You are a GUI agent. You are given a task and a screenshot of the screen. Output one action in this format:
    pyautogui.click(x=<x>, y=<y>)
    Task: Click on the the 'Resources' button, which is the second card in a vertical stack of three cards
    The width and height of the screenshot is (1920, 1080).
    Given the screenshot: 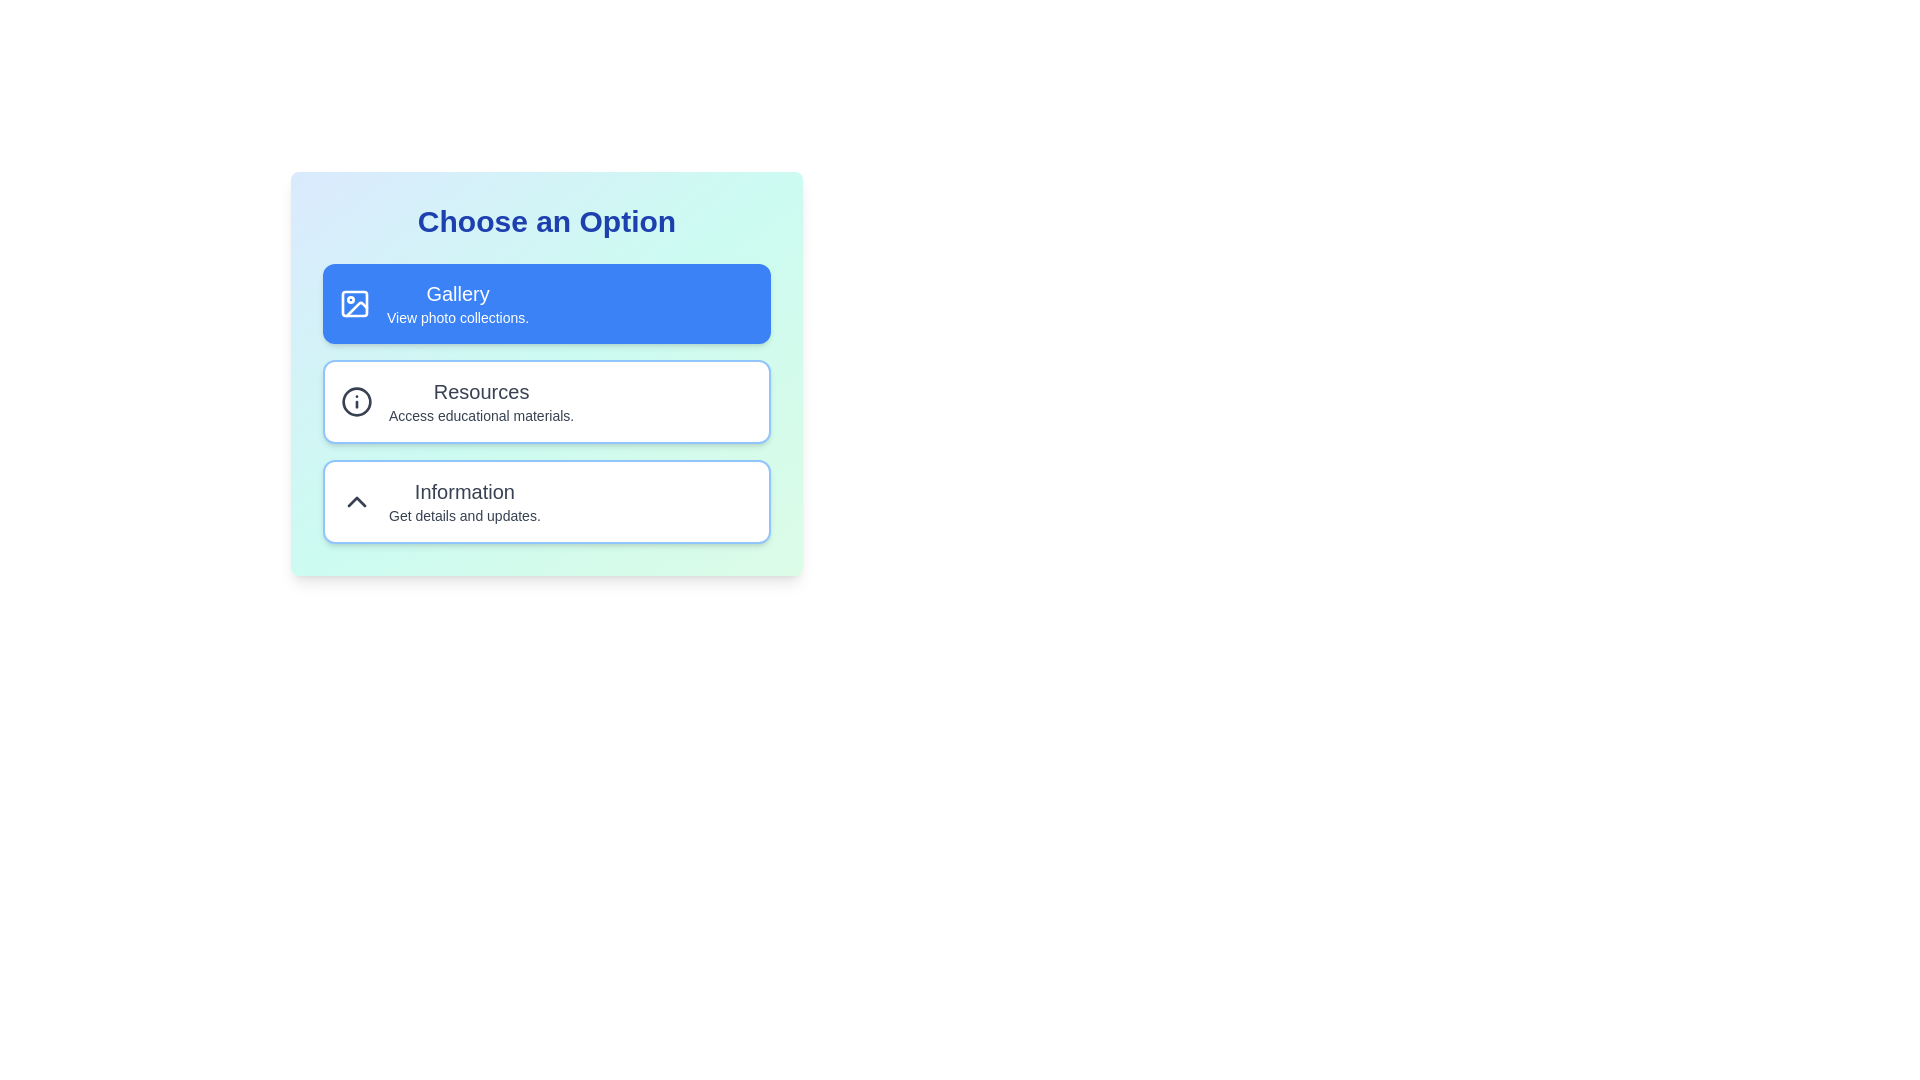 What is the action you would take?
    pyautogui.click(x=547, y=374)
    